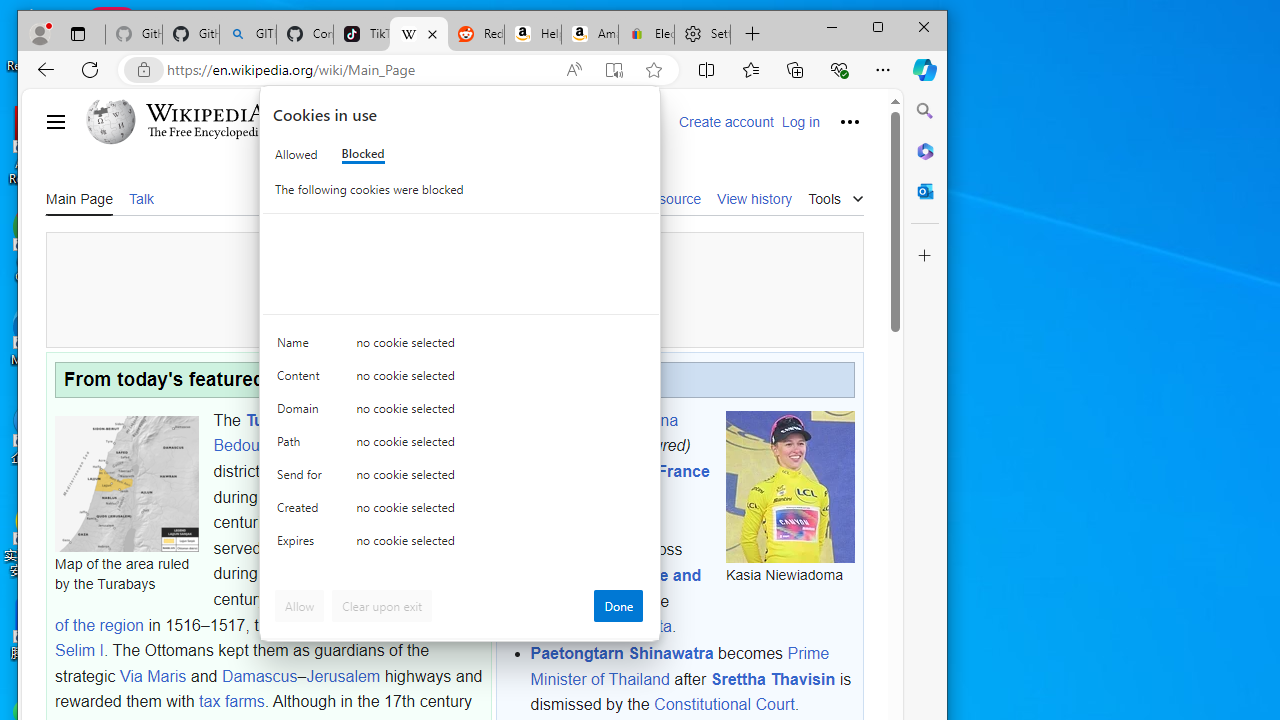 The height and width of the screenshot is (720, 1280). Describe the element at coordinates (301, 346) in the screenshot. I see `'Name'` at that location.